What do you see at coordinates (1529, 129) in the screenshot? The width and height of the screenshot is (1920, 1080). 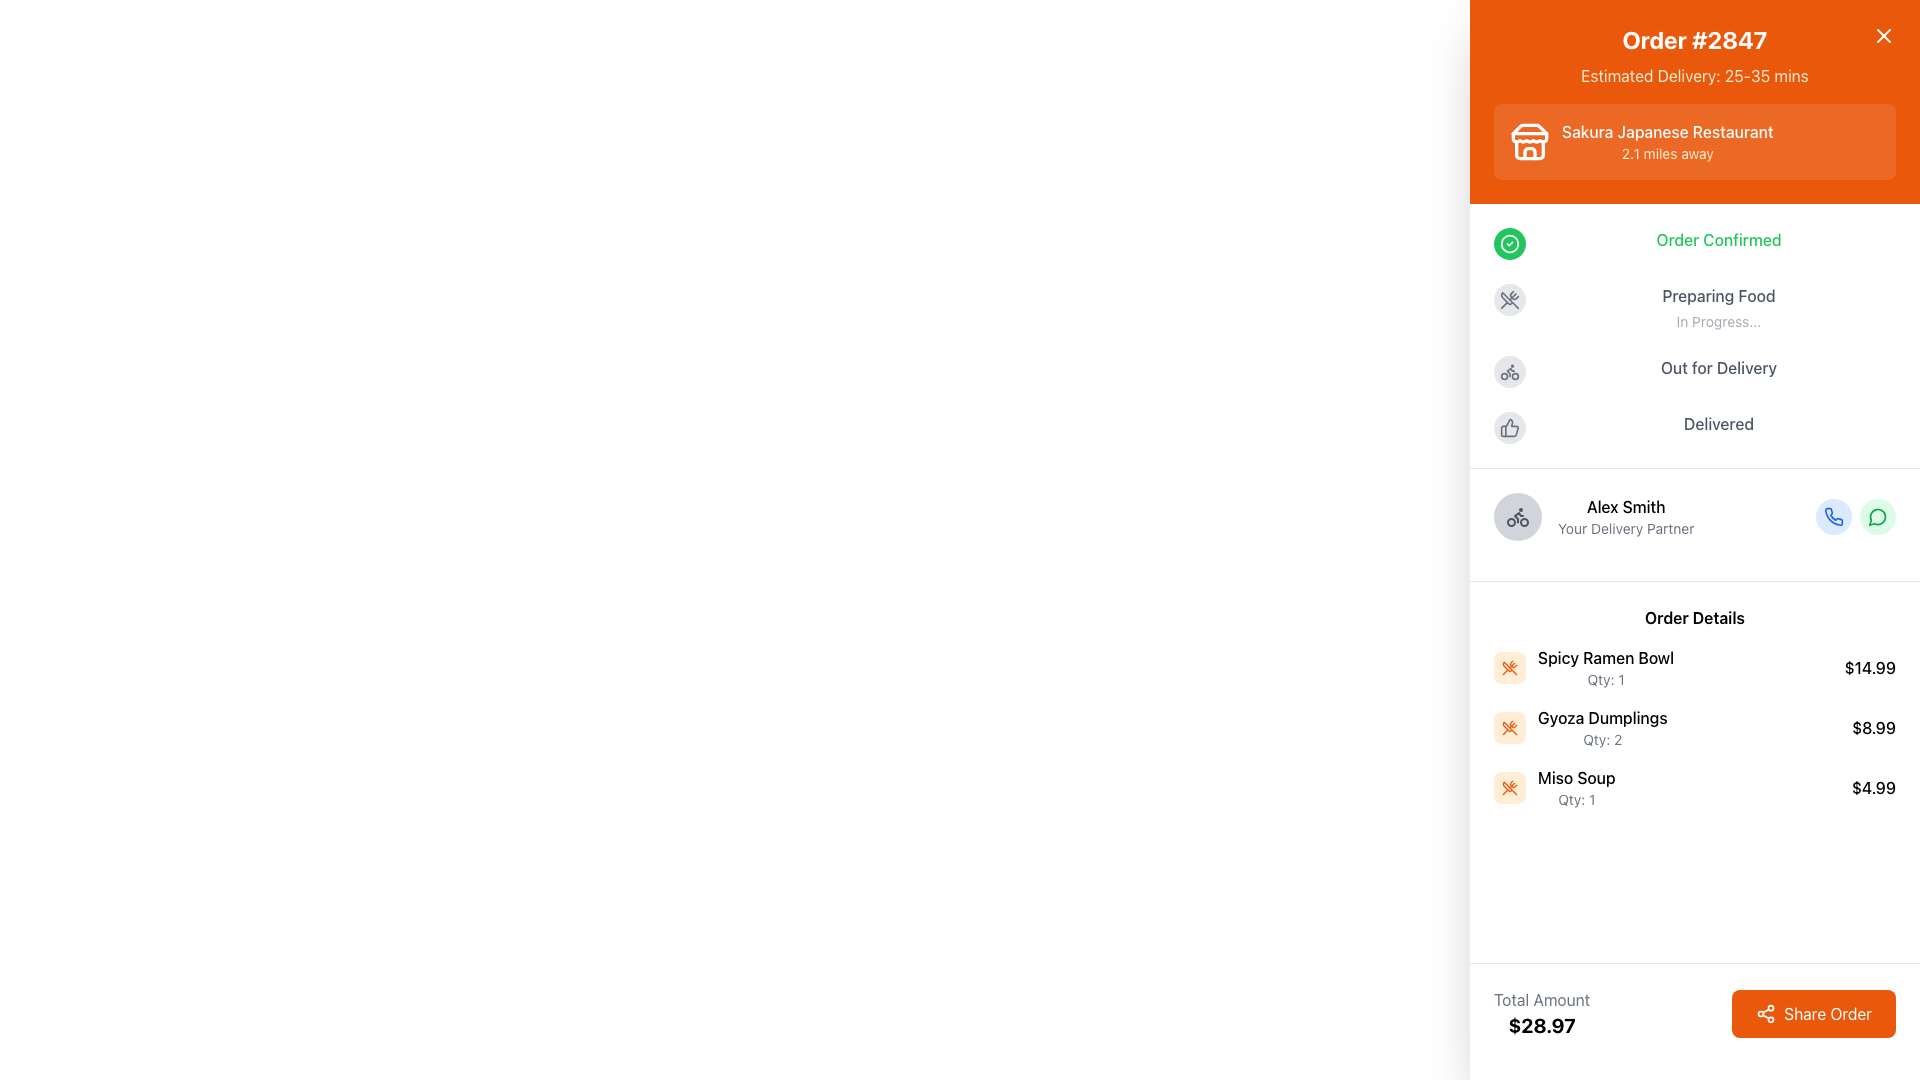 I see `the decorative graphic element that represents the roof-like segment of the store icon in the header of the content card titled 'Sakura Japanese Restaurant'` at bounding box center [1529, 129].